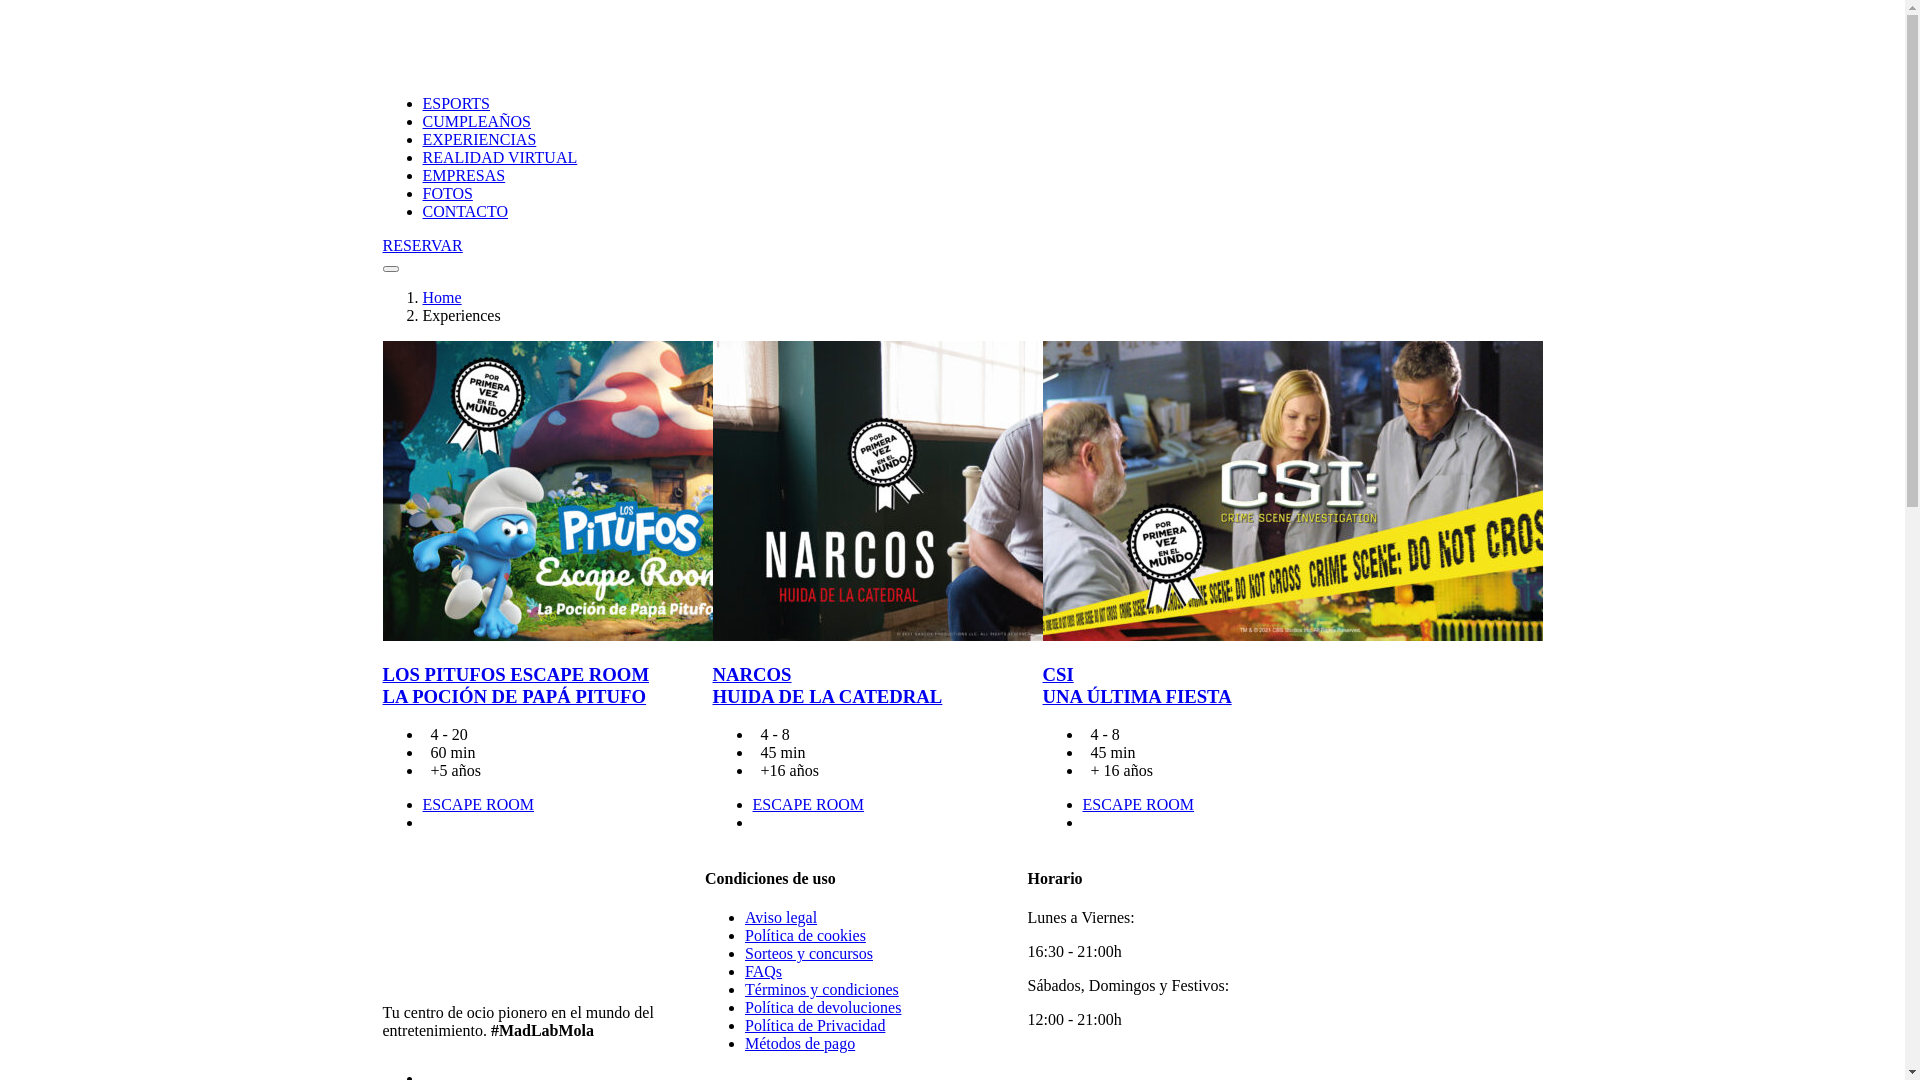  I want to click on 'CONTACTO', so click(464, 211).